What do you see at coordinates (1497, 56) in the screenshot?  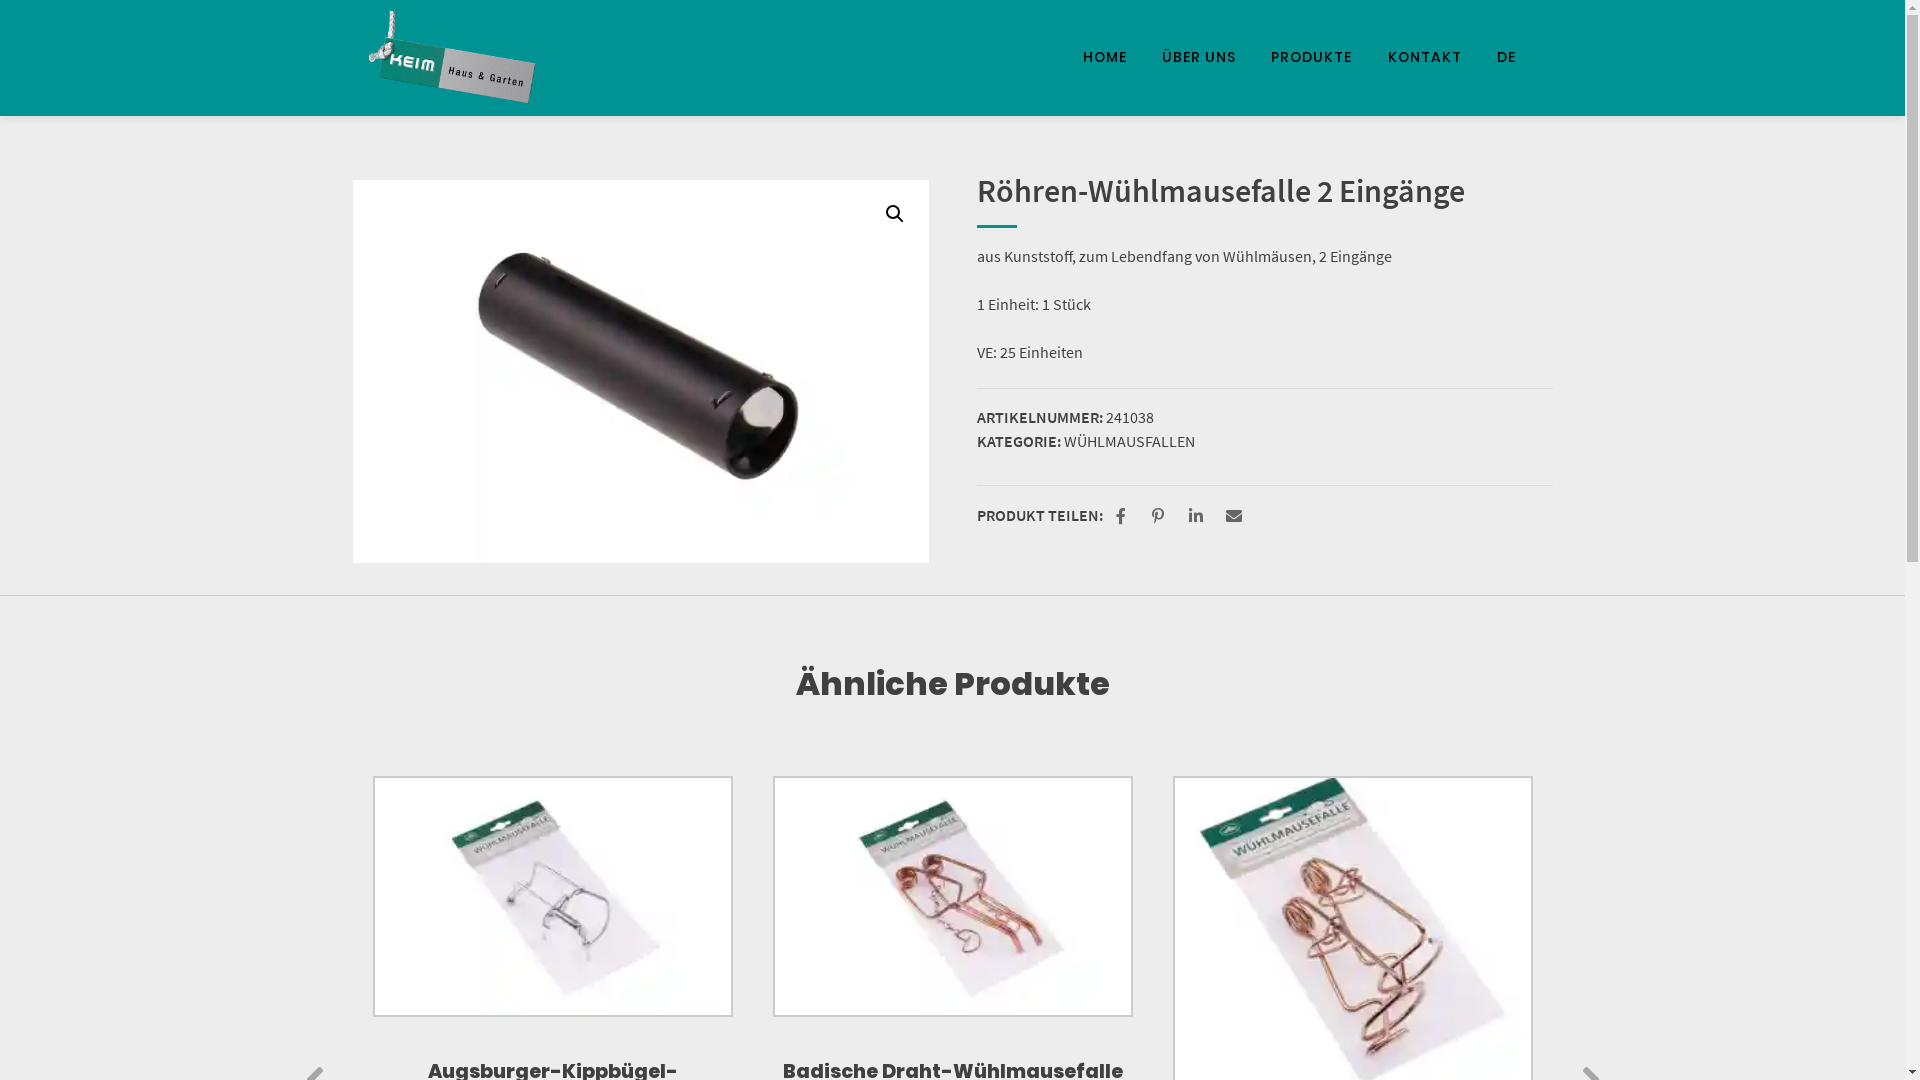 I see `'DE'` at bounding box center [1497, 56].